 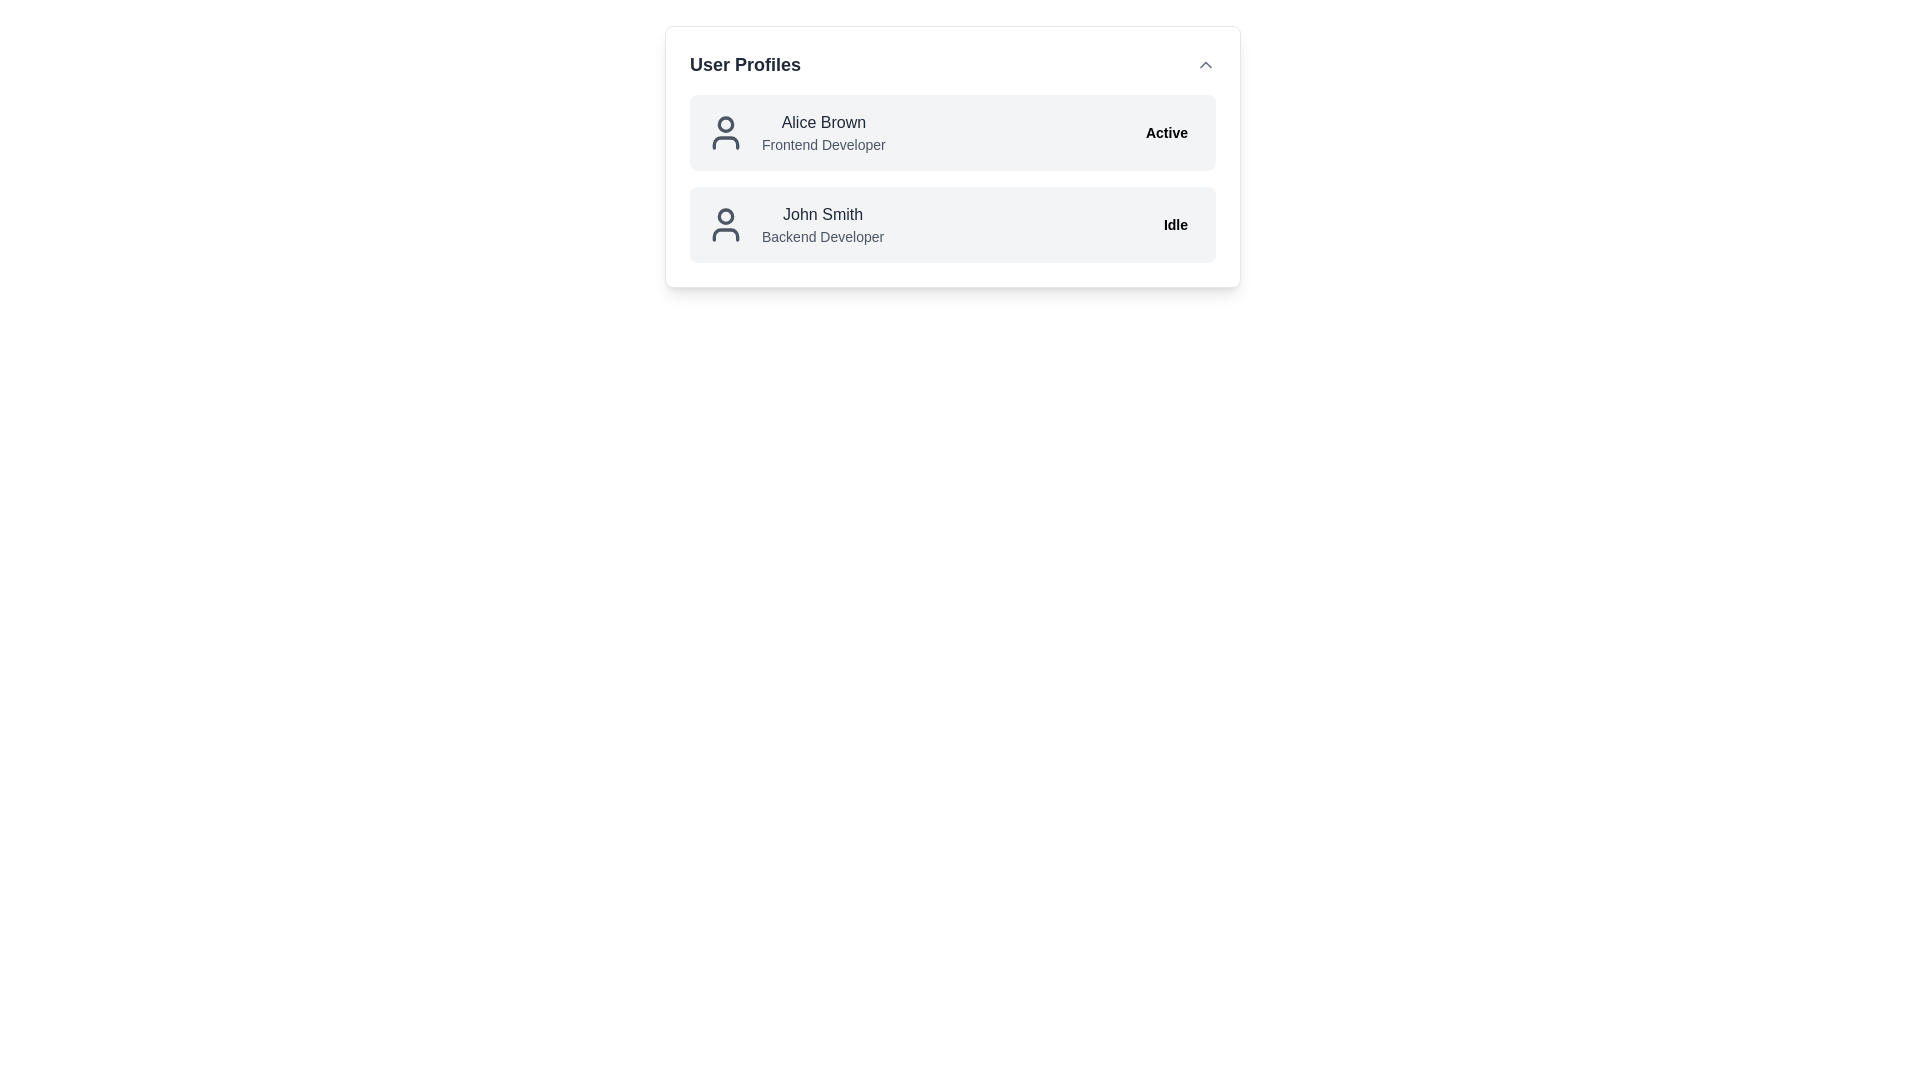 I want to click on the Text Label displaying the user's role or job title, which is located in the 'User Profiles' section, immediately following the name 'Alice Brown', so click(x=823, y=144).